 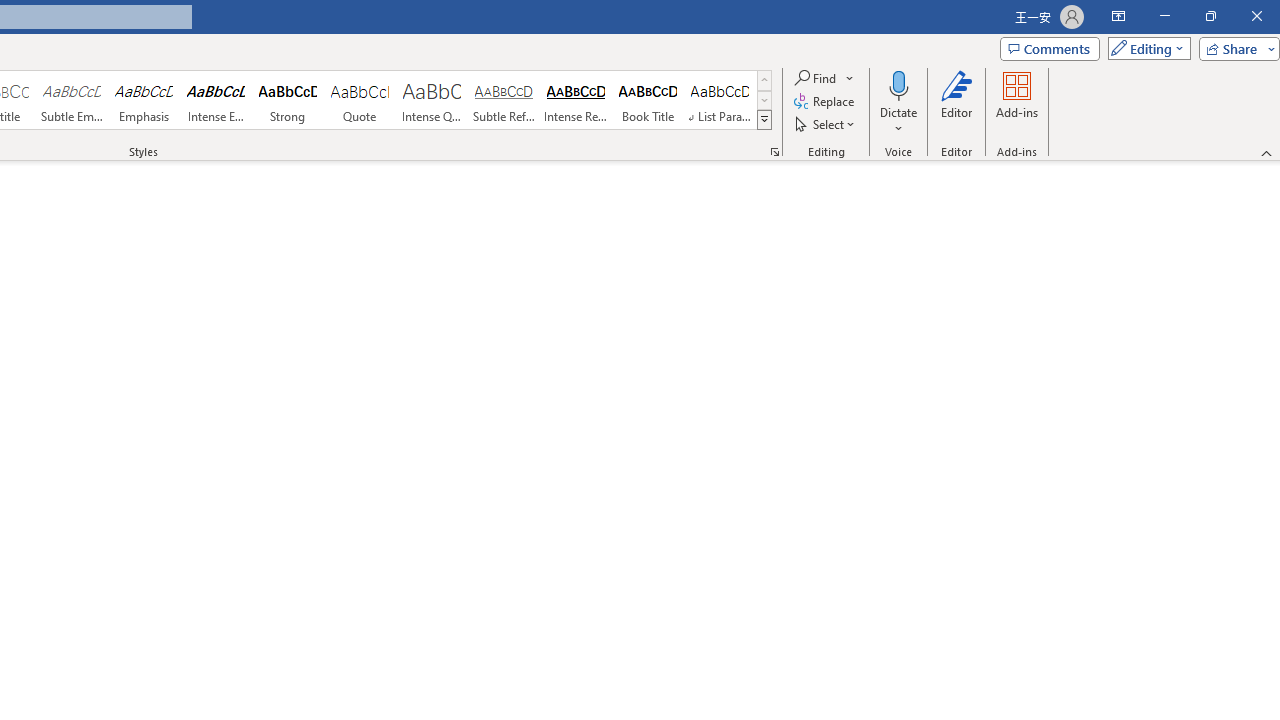 What do you see at coordinates (143, 100) in the screenshot?
I see `'Emphasis'` at bounding box center [143, 100].